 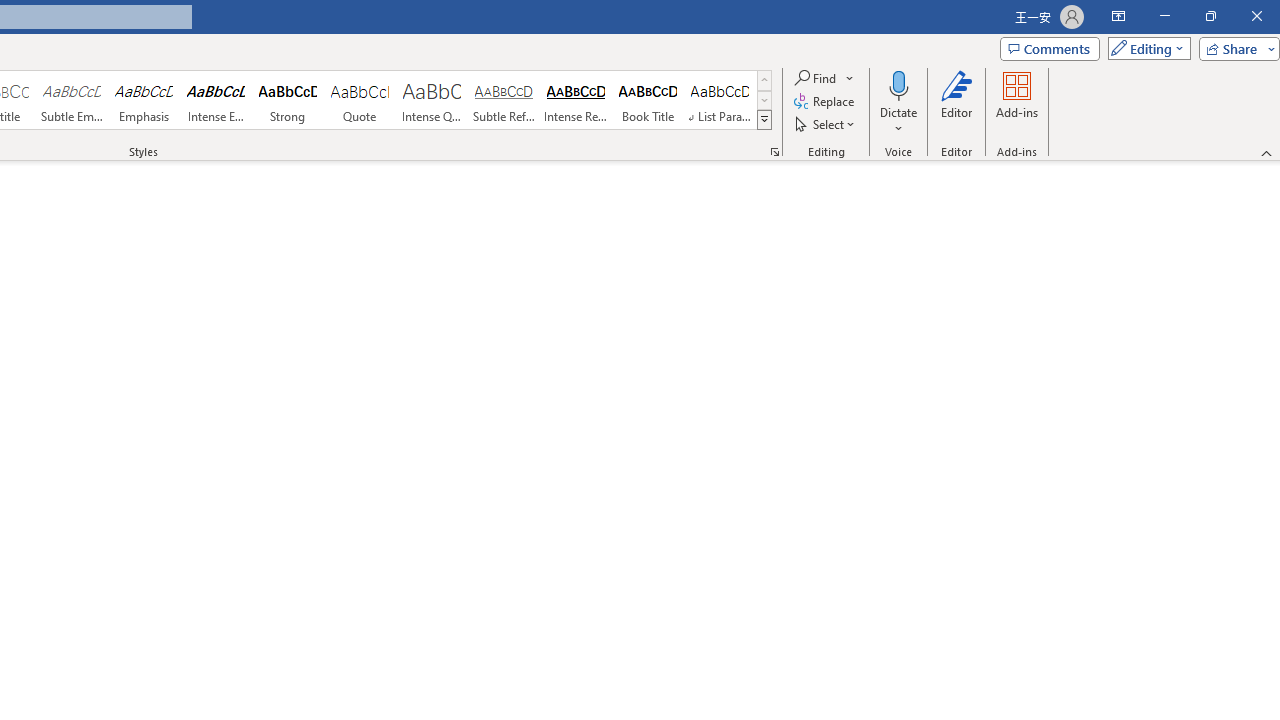 What do you see at coordinates (143, 100) in the screenshot?
I see `'Emphasis'` at bounding box center [143, 100].